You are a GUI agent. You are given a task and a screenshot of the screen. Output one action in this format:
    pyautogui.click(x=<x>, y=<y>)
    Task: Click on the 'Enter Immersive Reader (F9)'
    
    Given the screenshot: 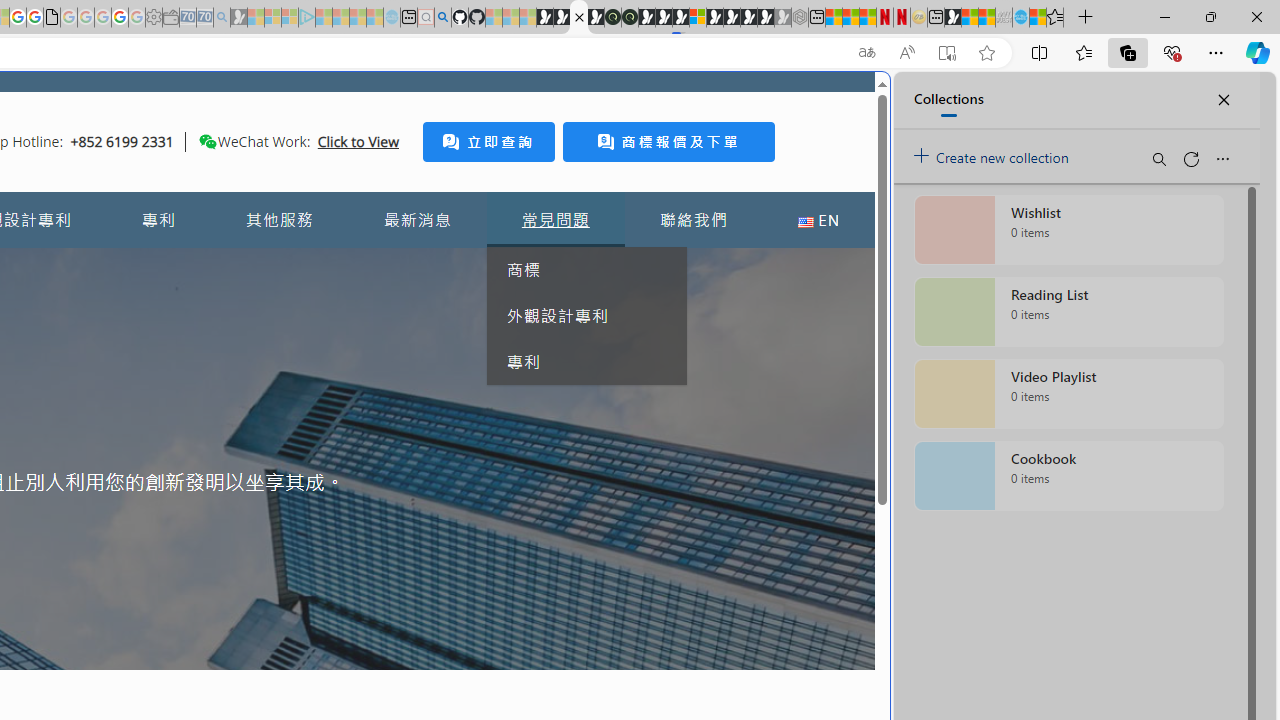 What is the action you would take?
    pyautogui.click(x=945, y=52)
    